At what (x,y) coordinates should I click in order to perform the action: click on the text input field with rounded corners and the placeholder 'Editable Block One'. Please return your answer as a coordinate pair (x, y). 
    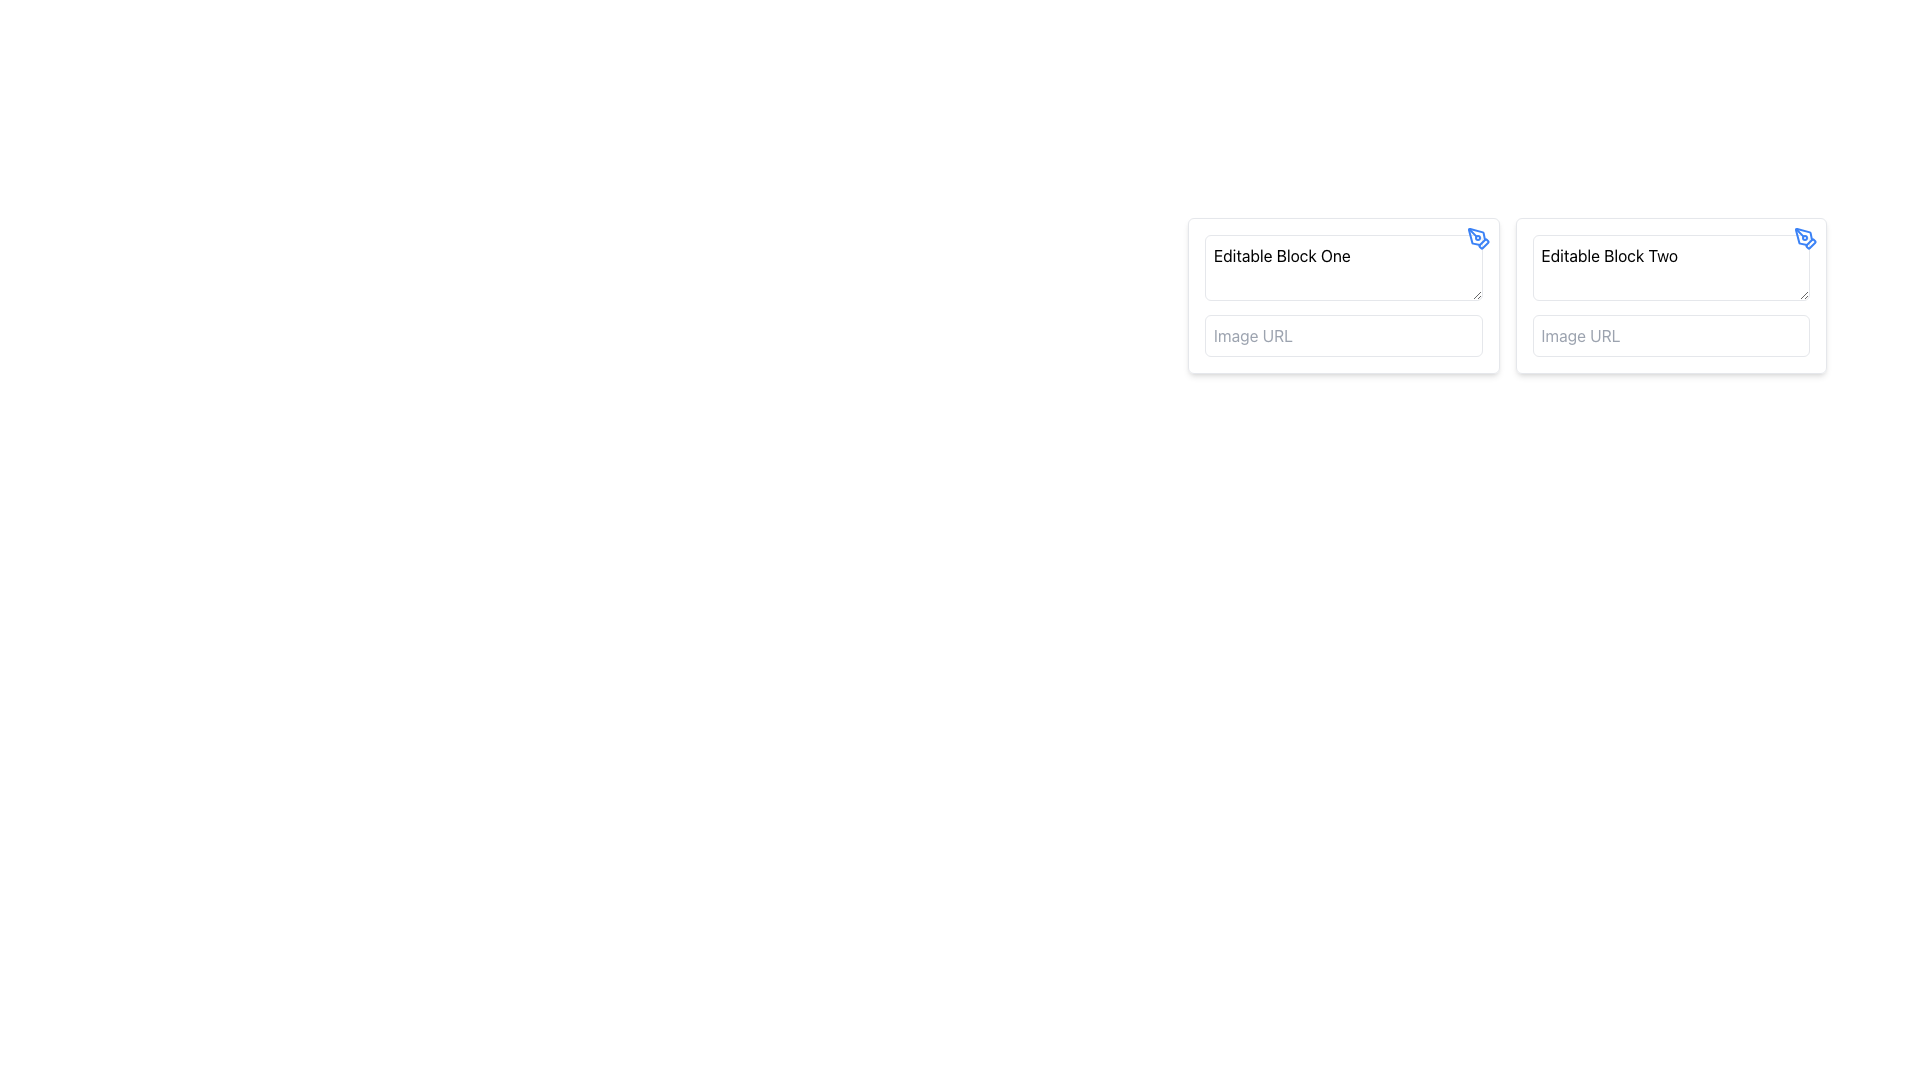
    Looking at the image, I should click on (1343, 266).